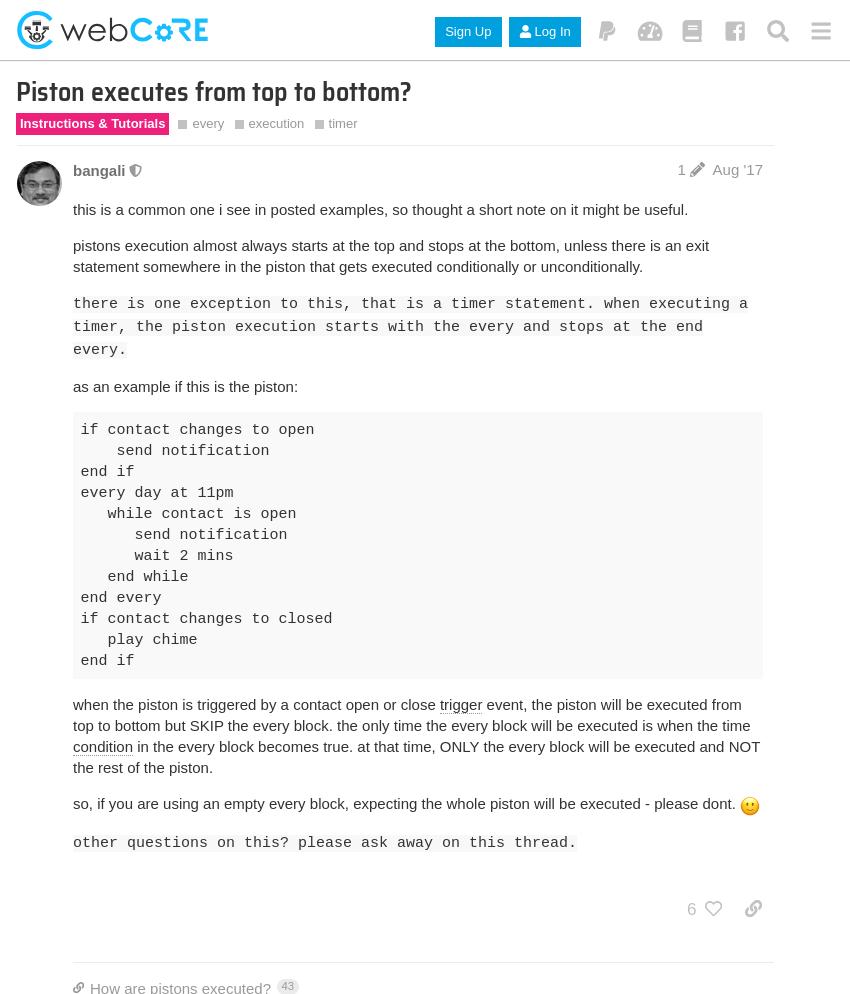 The image size is (850, 994). Describe the element at coordinates (737, 168) in the screenshot. I see `'Aug '17'` at that location.